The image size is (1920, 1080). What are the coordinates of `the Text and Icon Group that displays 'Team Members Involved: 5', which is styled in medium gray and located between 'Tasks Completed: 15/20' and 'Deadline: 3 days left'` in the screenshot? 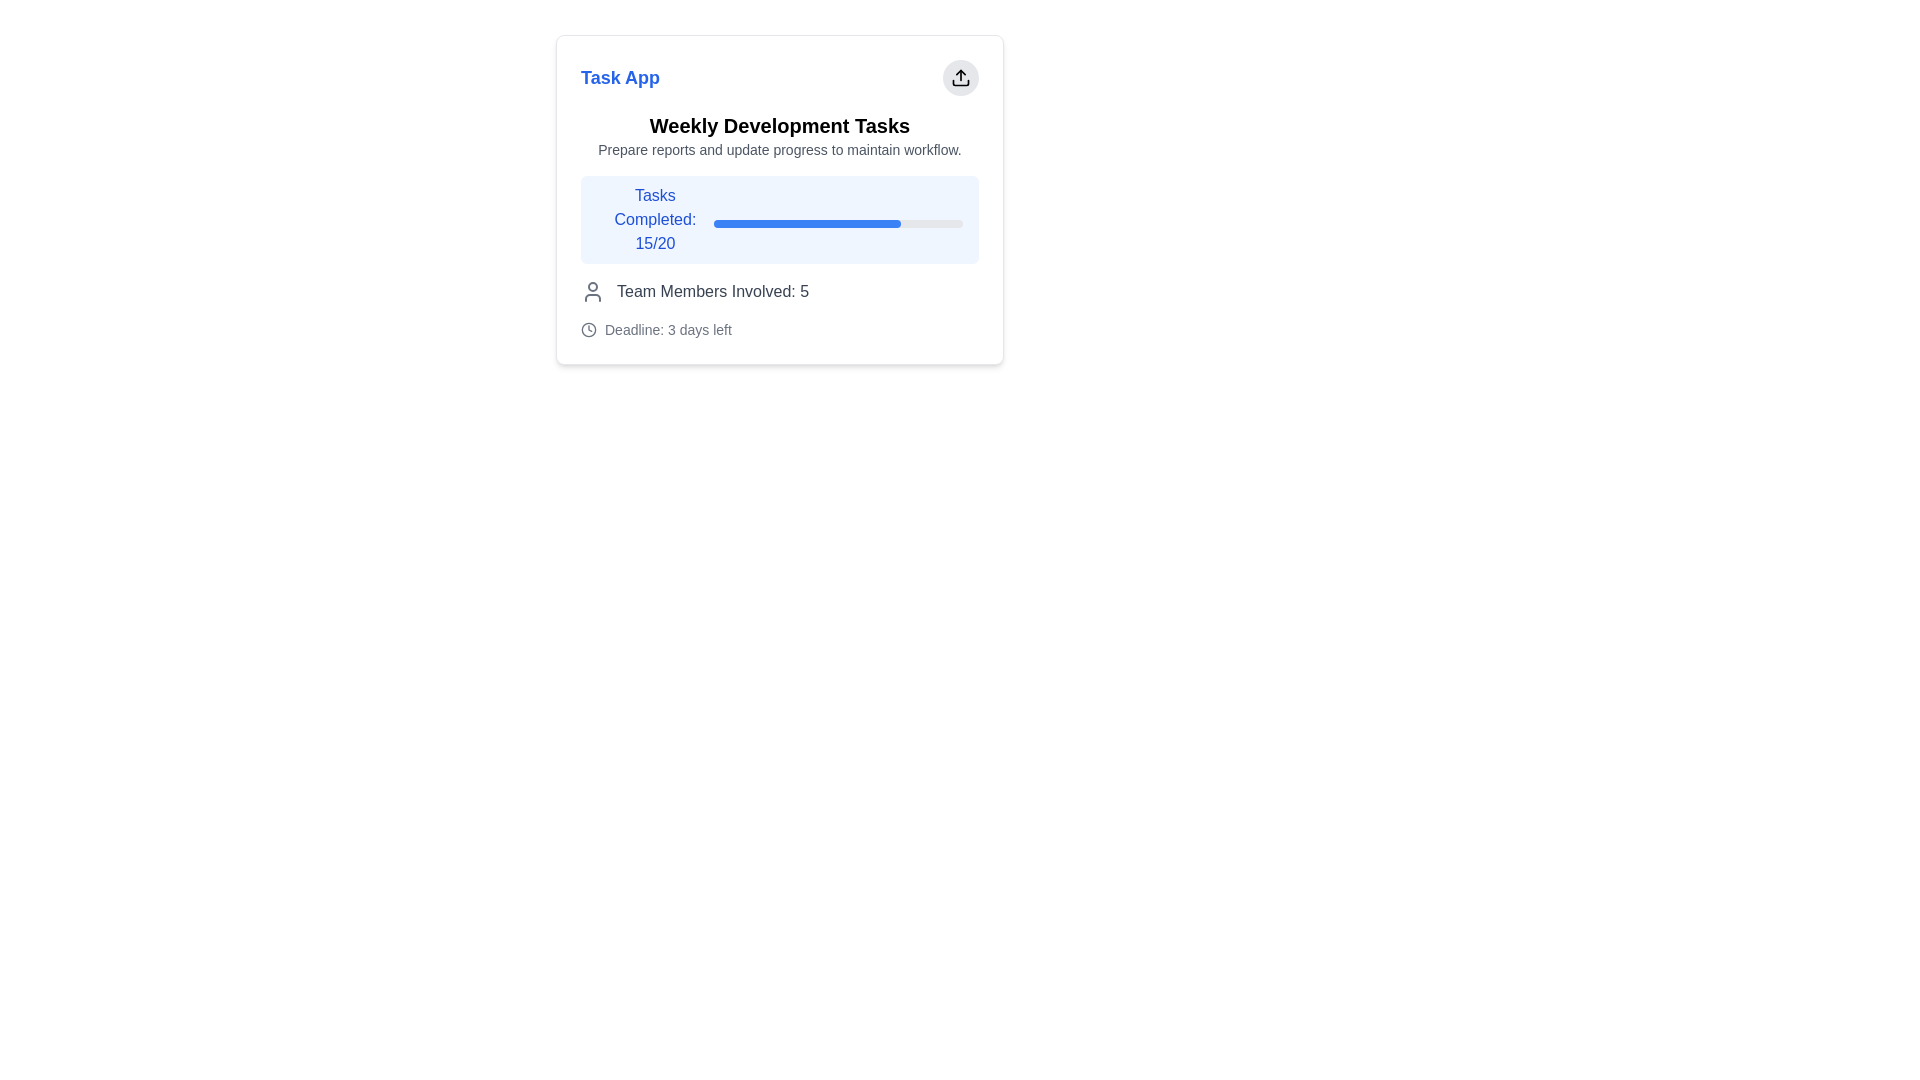 It's located at (778, 292).